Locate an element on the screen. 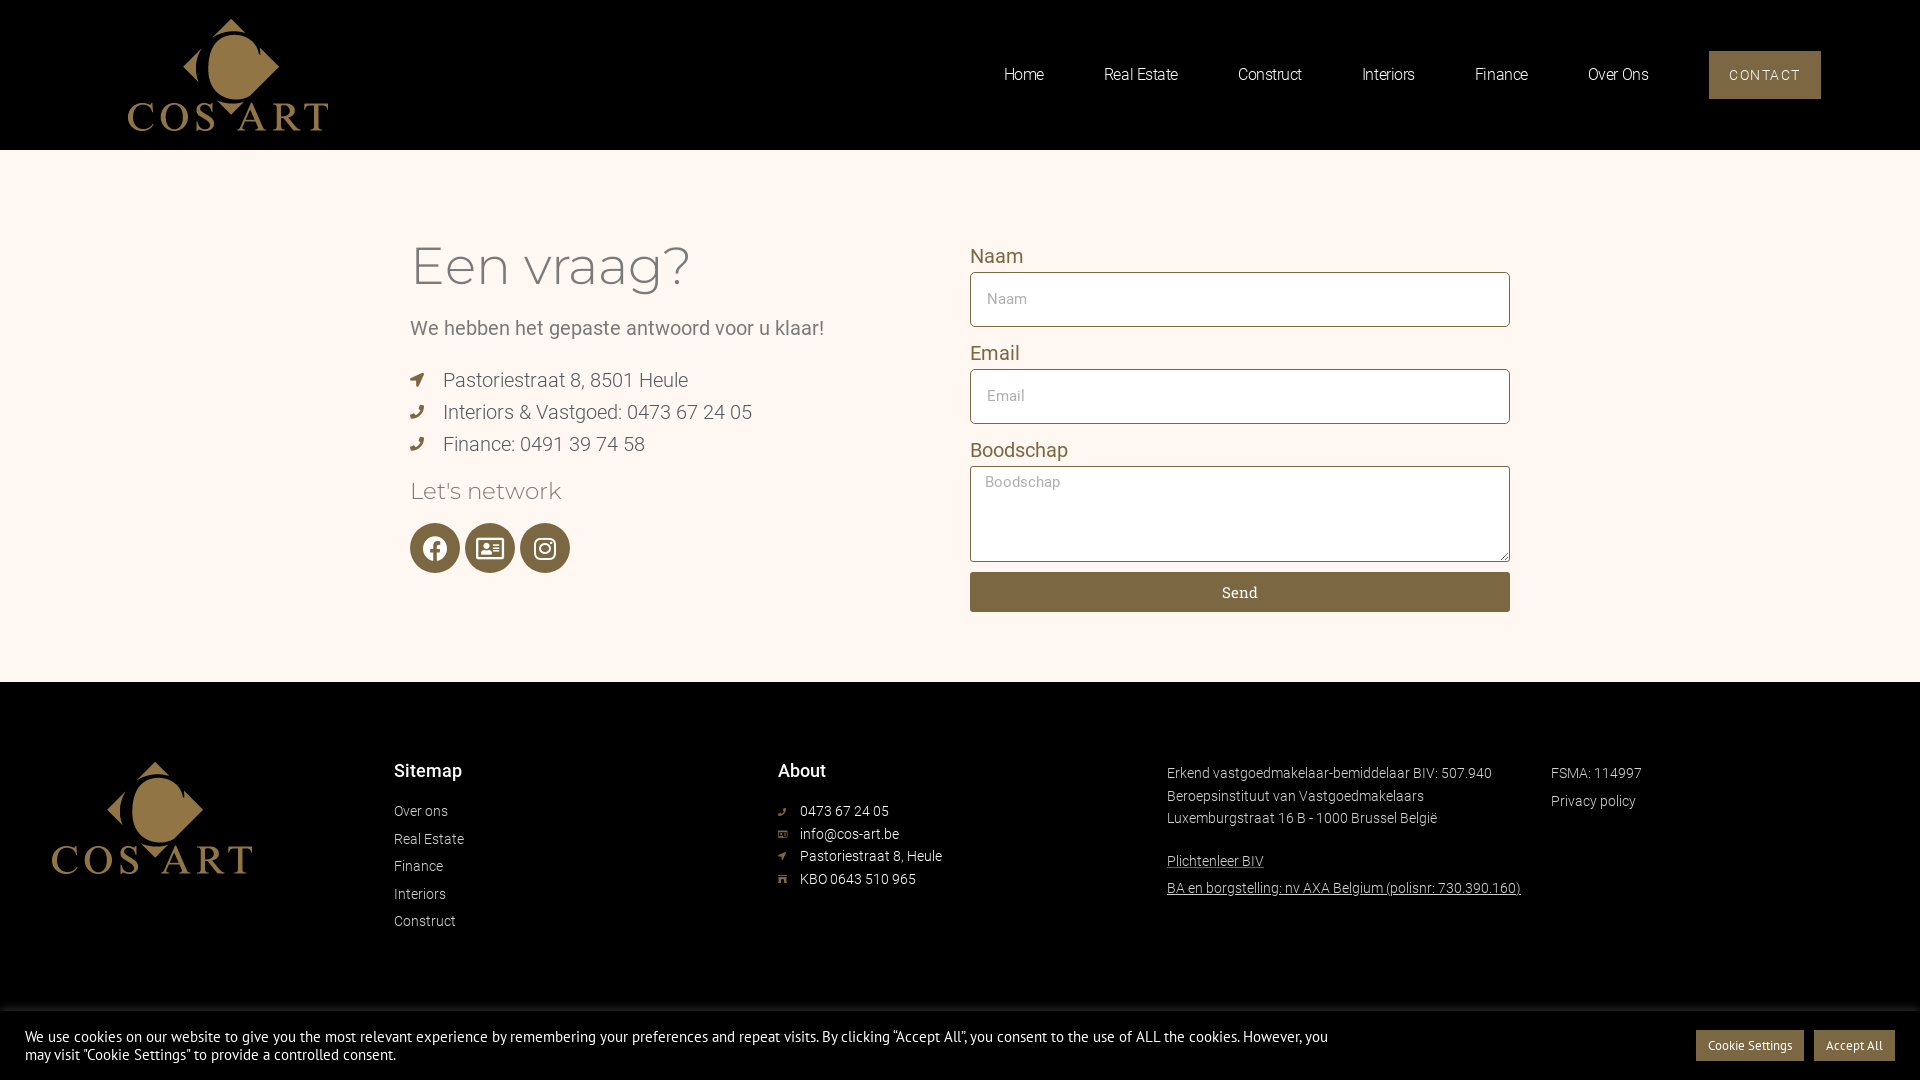 The width and height of the screenshot is (1920, 1080). 'Home' is located at coordinates (1023, 73).